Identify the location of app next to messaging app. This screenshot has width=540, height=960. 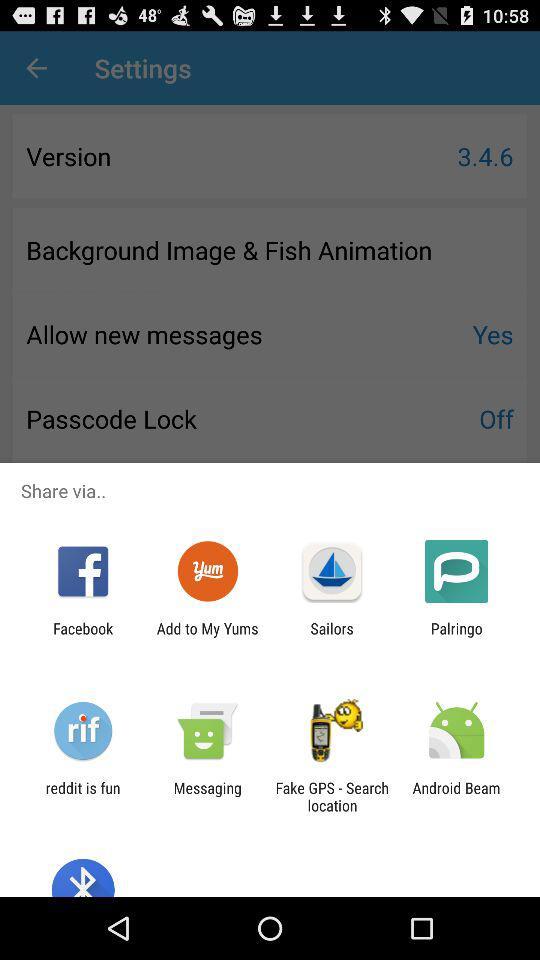
(332, 796).